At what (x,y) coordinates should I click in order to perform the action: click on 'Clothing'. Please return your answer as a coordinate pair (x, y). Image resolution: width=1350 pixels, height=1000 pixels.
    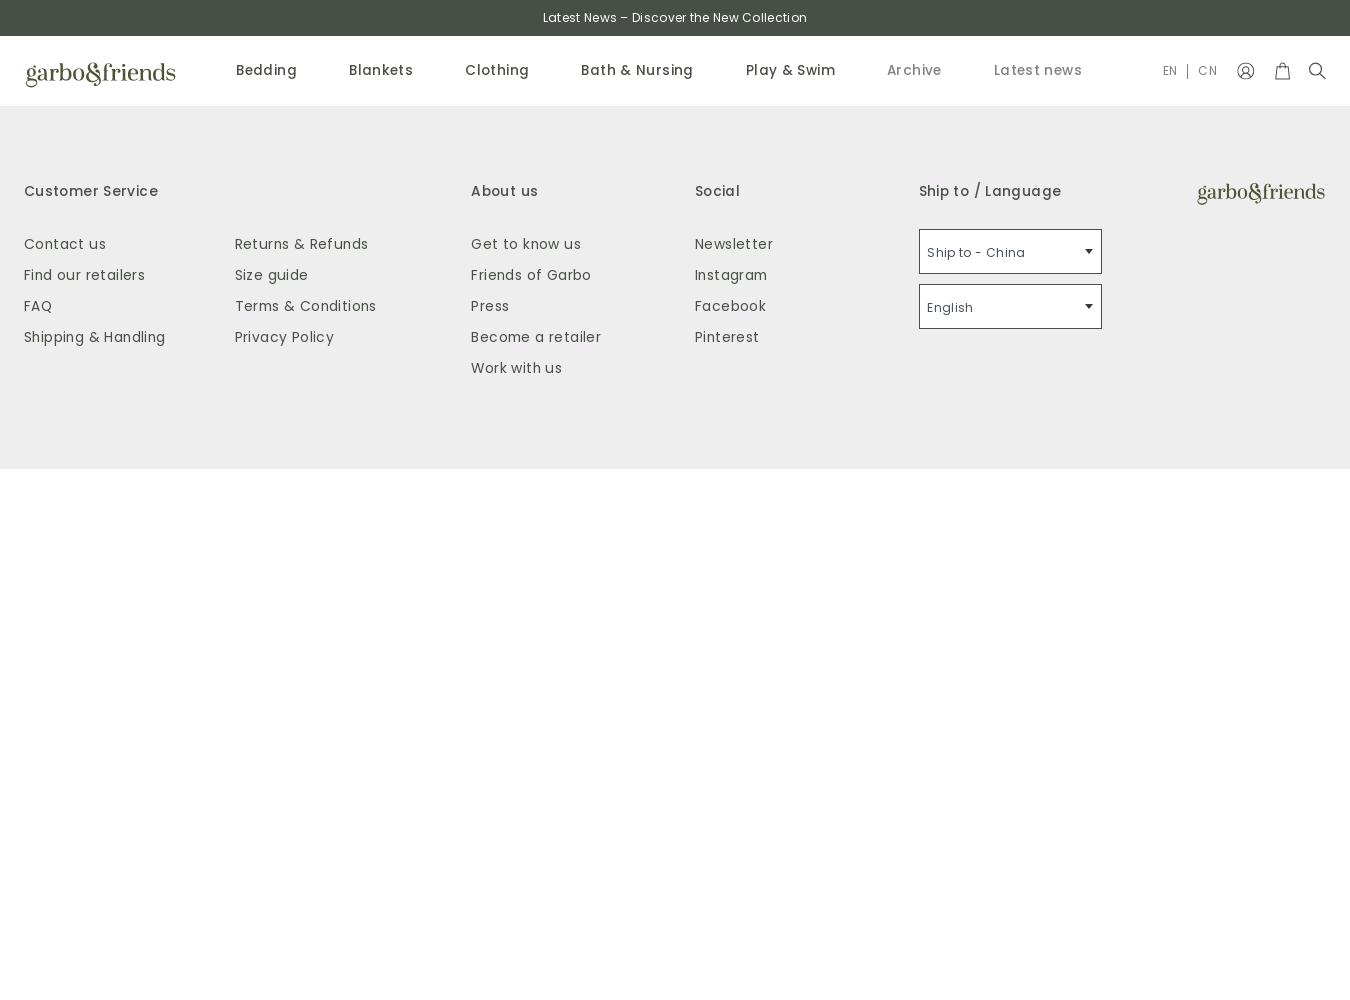
    Looking at the image, I should click on (495, 69).